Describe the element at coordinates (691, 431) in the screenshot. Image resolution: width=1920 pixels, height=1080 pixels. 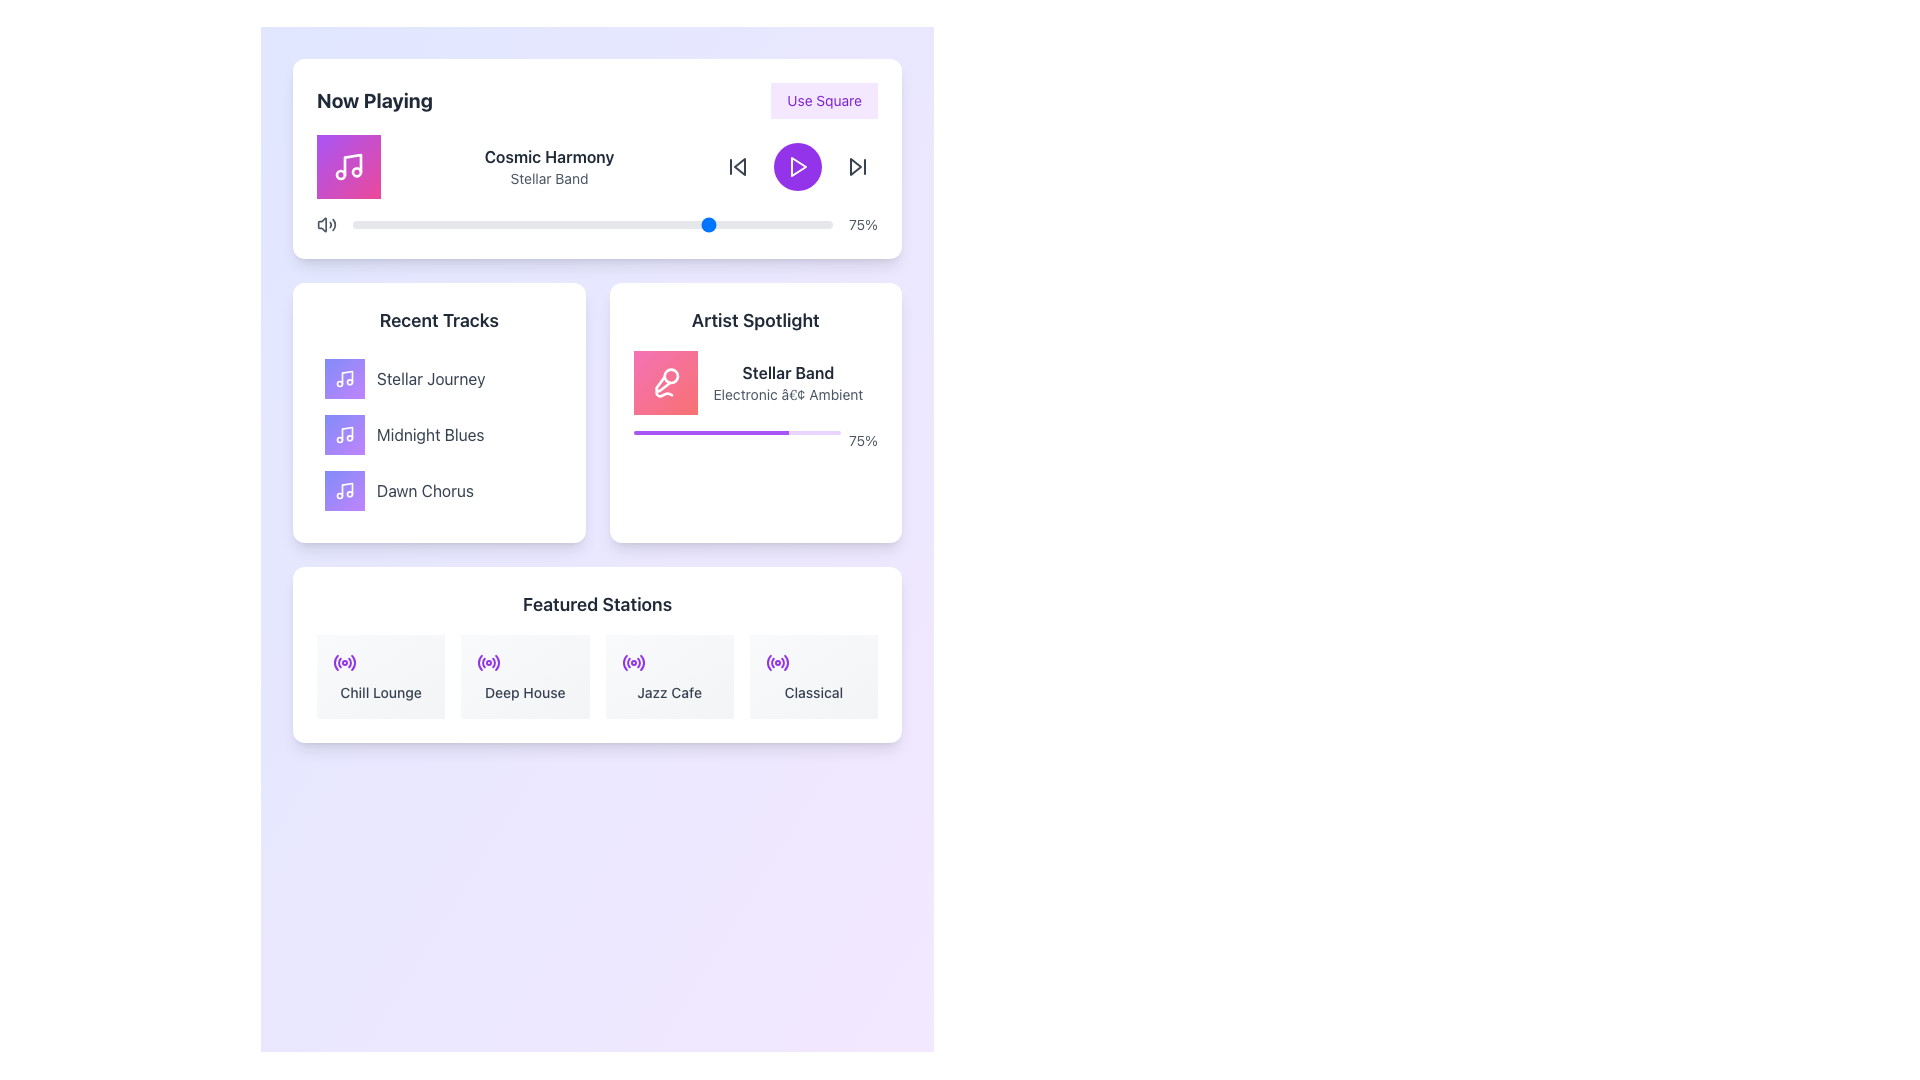
I see `progress` at that location.